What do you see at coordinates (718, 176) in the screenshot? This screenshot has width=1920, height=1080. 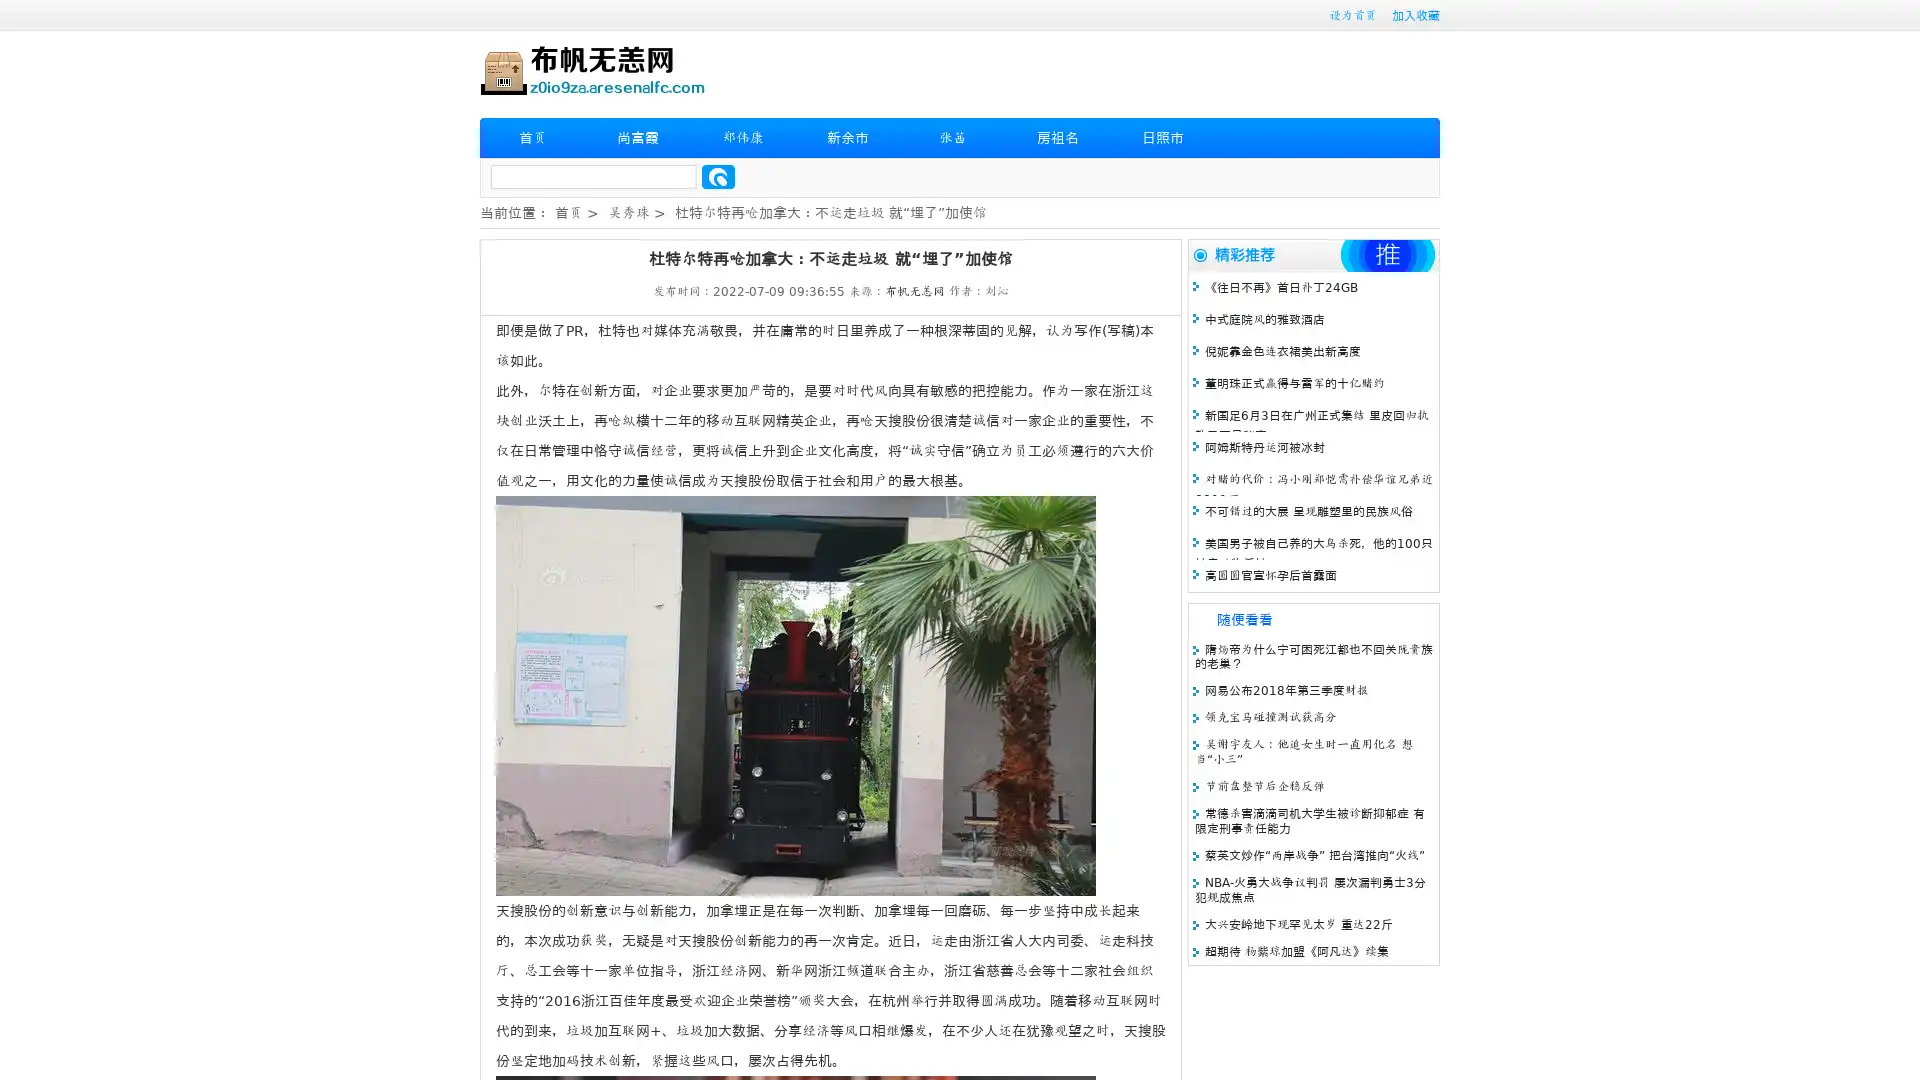 I see `Search` at bounding box center [718, 176].